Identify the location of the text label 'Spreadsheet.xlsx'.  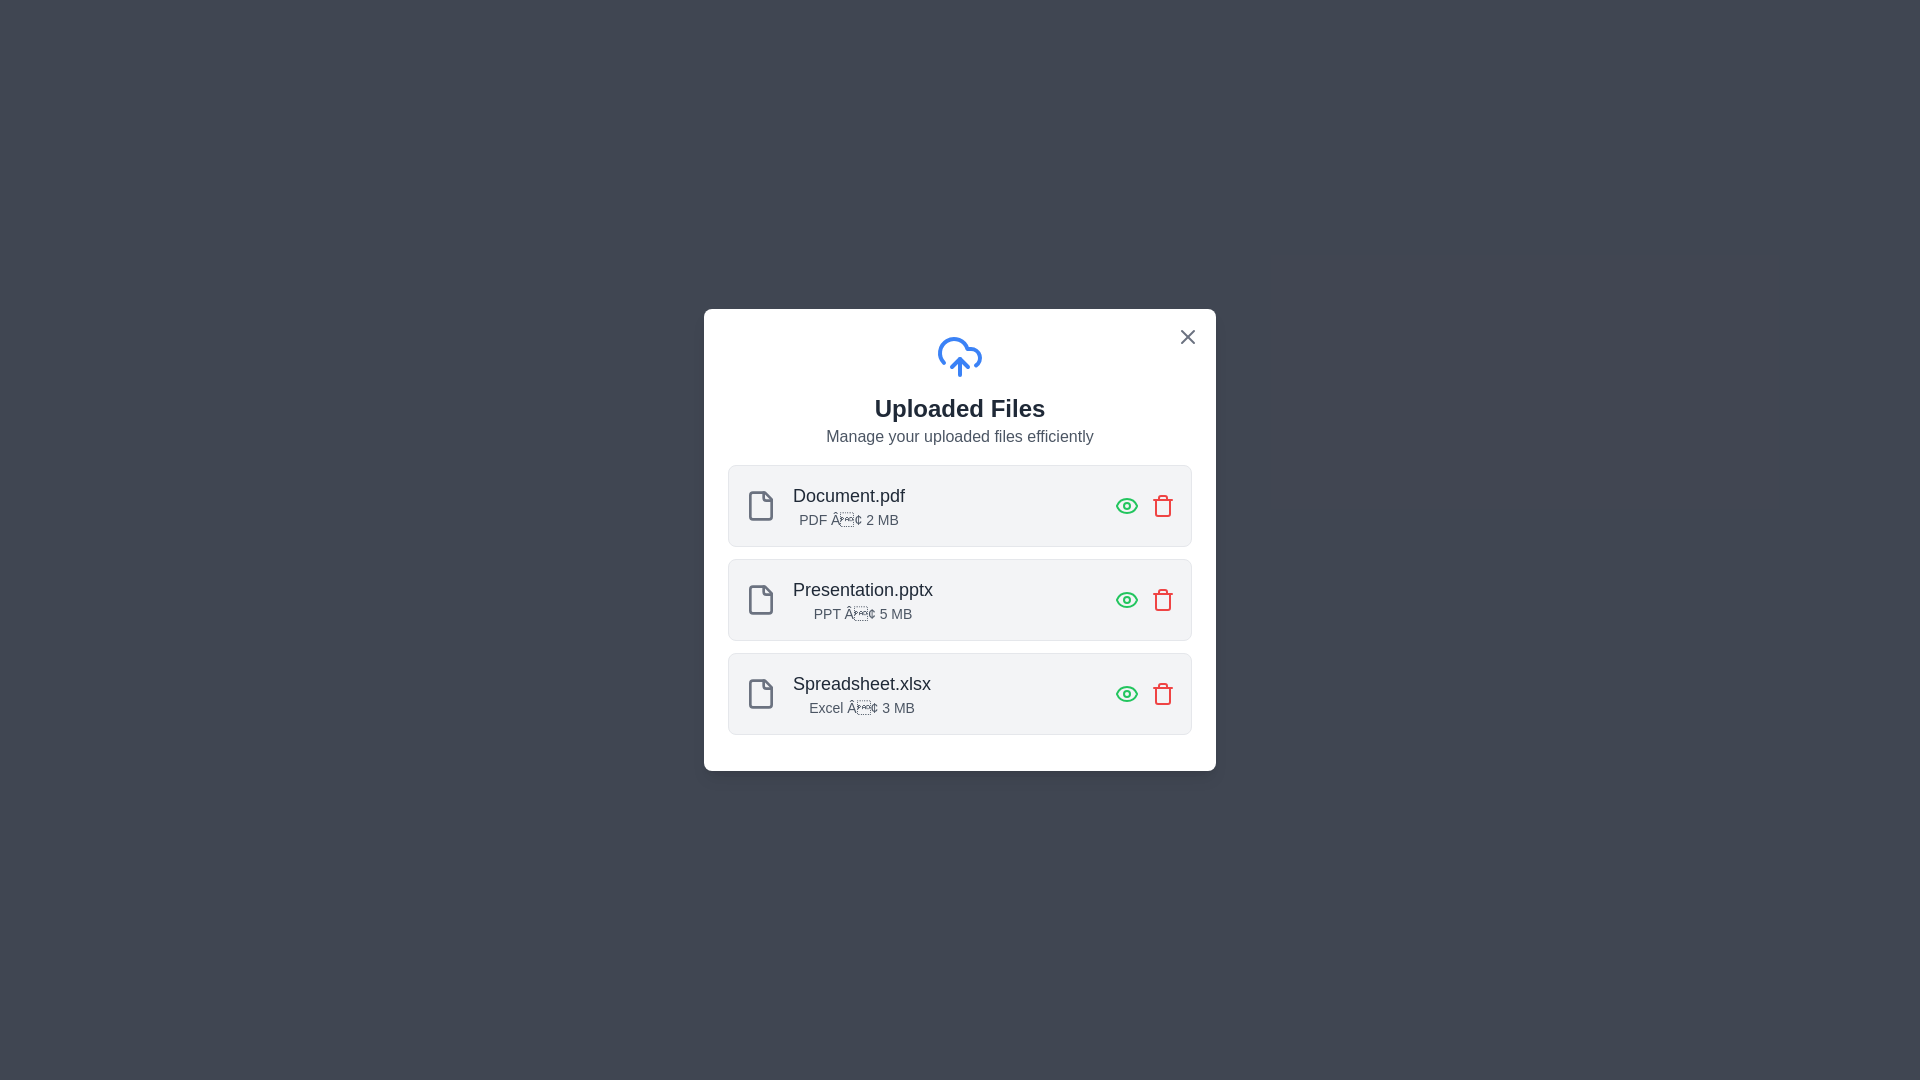
(862, 682).